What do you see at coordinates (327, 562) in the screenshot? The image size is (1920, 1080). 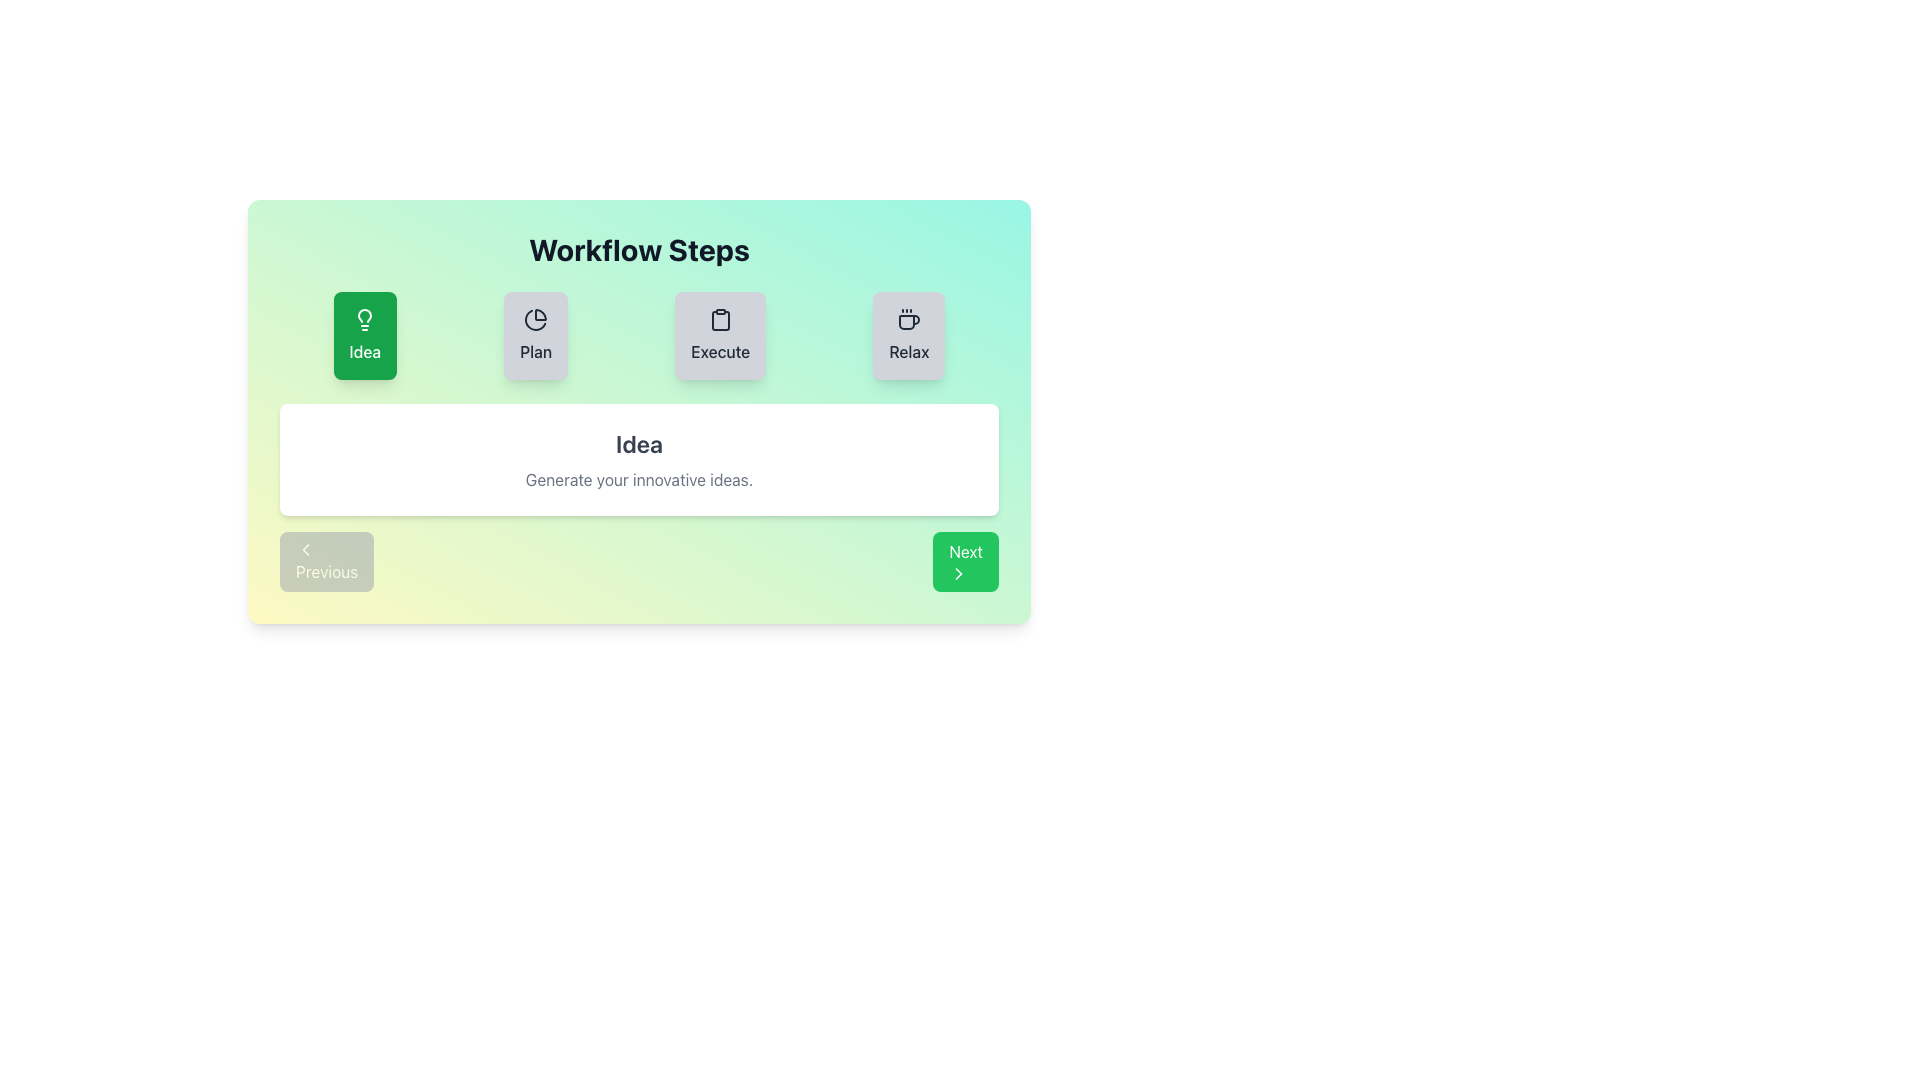 I see `the disabled navigation button located in the bottom-left corner of the 'Workflow Steps' interface, which is grayed out and positioned left of the 'Next' button` at bounding box center [327, 562].